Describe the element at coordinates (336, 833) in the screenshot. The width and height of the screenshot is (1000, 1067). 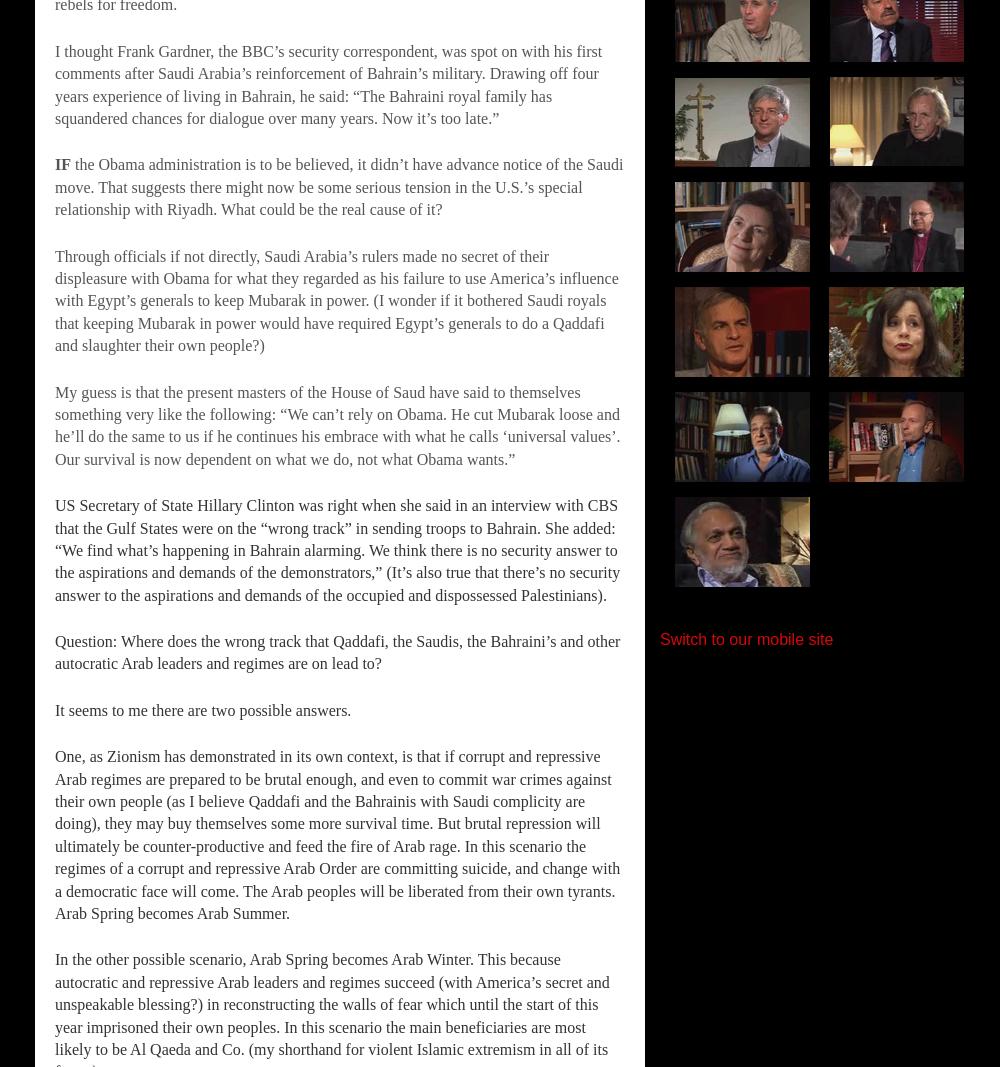
I see `'One, as Zionism has demonstrated in its own context, is that if corrupt and repressive Arab regimes are prepared to be brutal enough, and even to commit war crimes against their own people (as I believe Qaddafi and the Bahrainis with Saudi complicity are doing), they may buy themselves some more survival time. But brutal repression will ultimately be counter-productive and feed the fire of Arab rage. In this scenario the regimes of a corrupt and repressive Arab Order are committing suicide, and change with a democratic face will come. The Arab peoples will be liberated from their own tyrants. Arab Spring becomes Arab Summer.'` at that location.